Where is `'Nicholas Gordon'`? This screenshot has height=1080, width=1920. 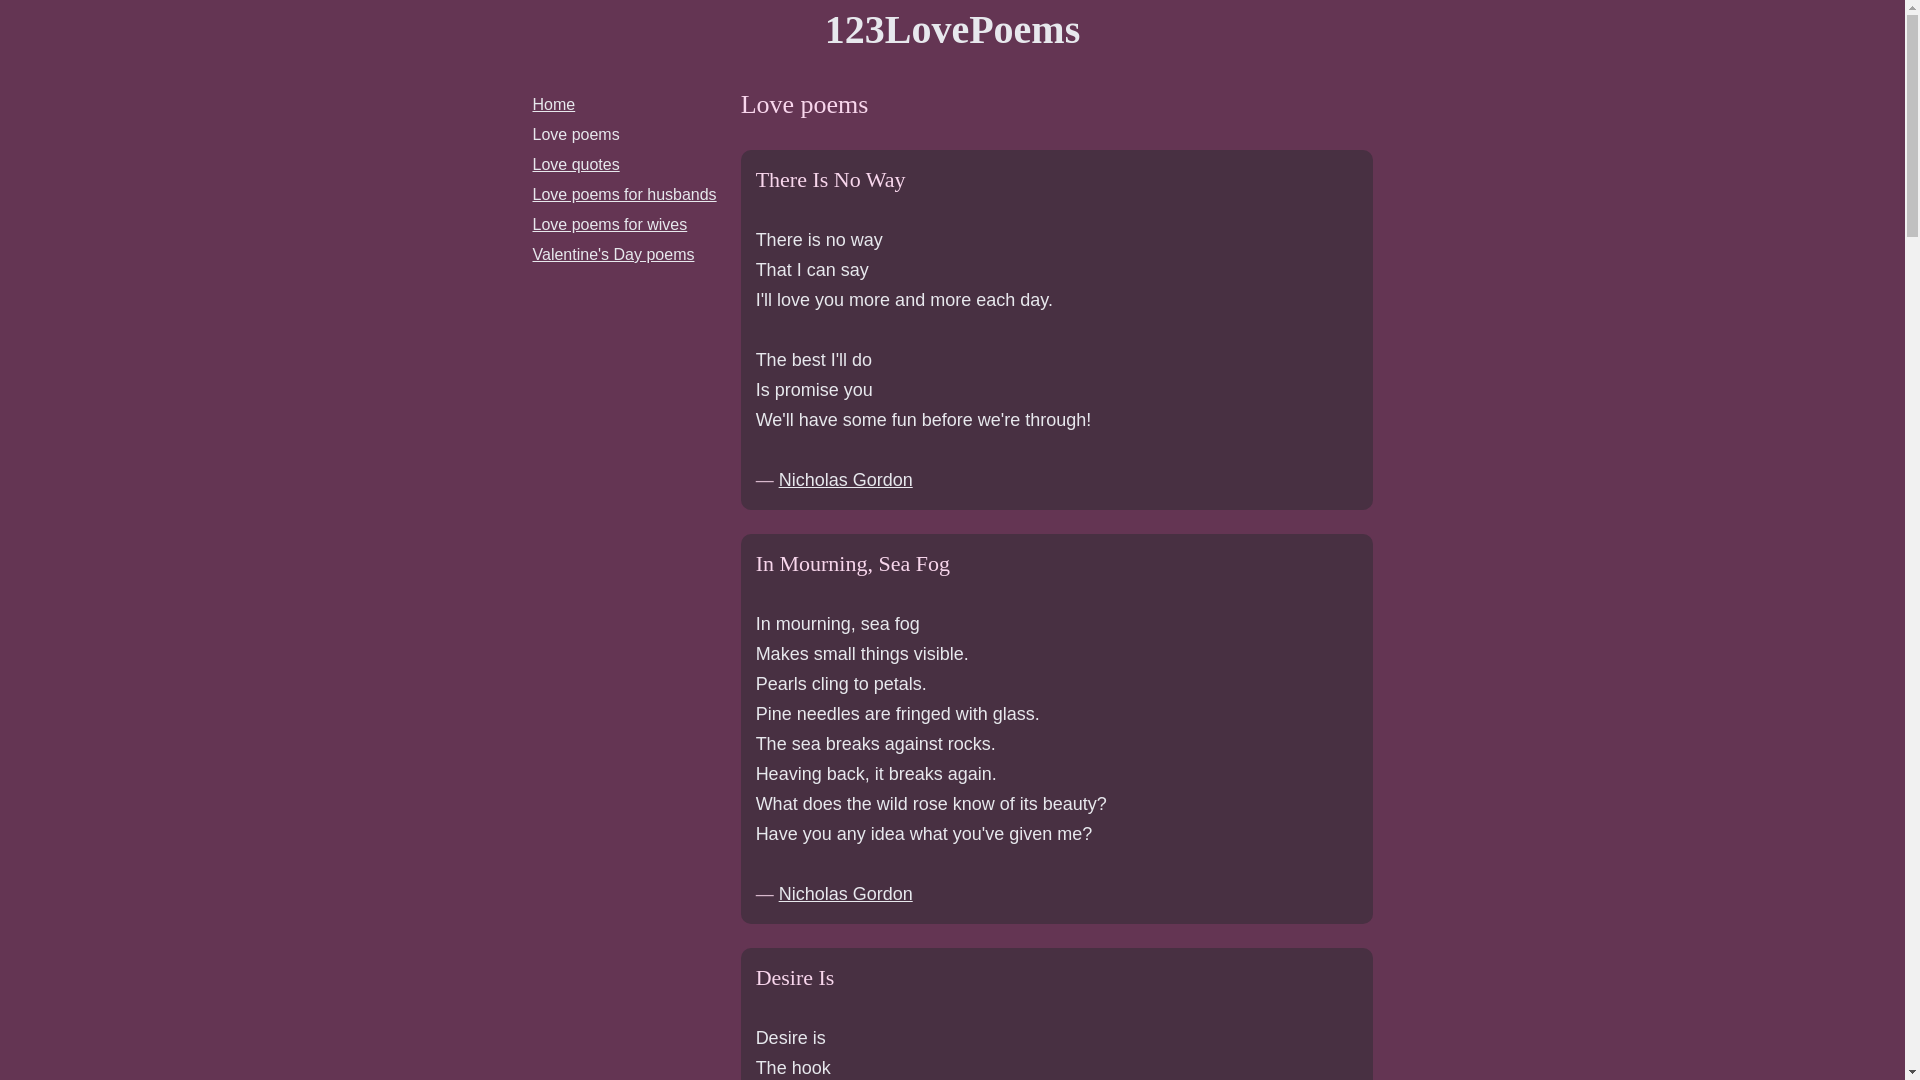
'Nicholas Gordon' is located at coordinates (845, 479).